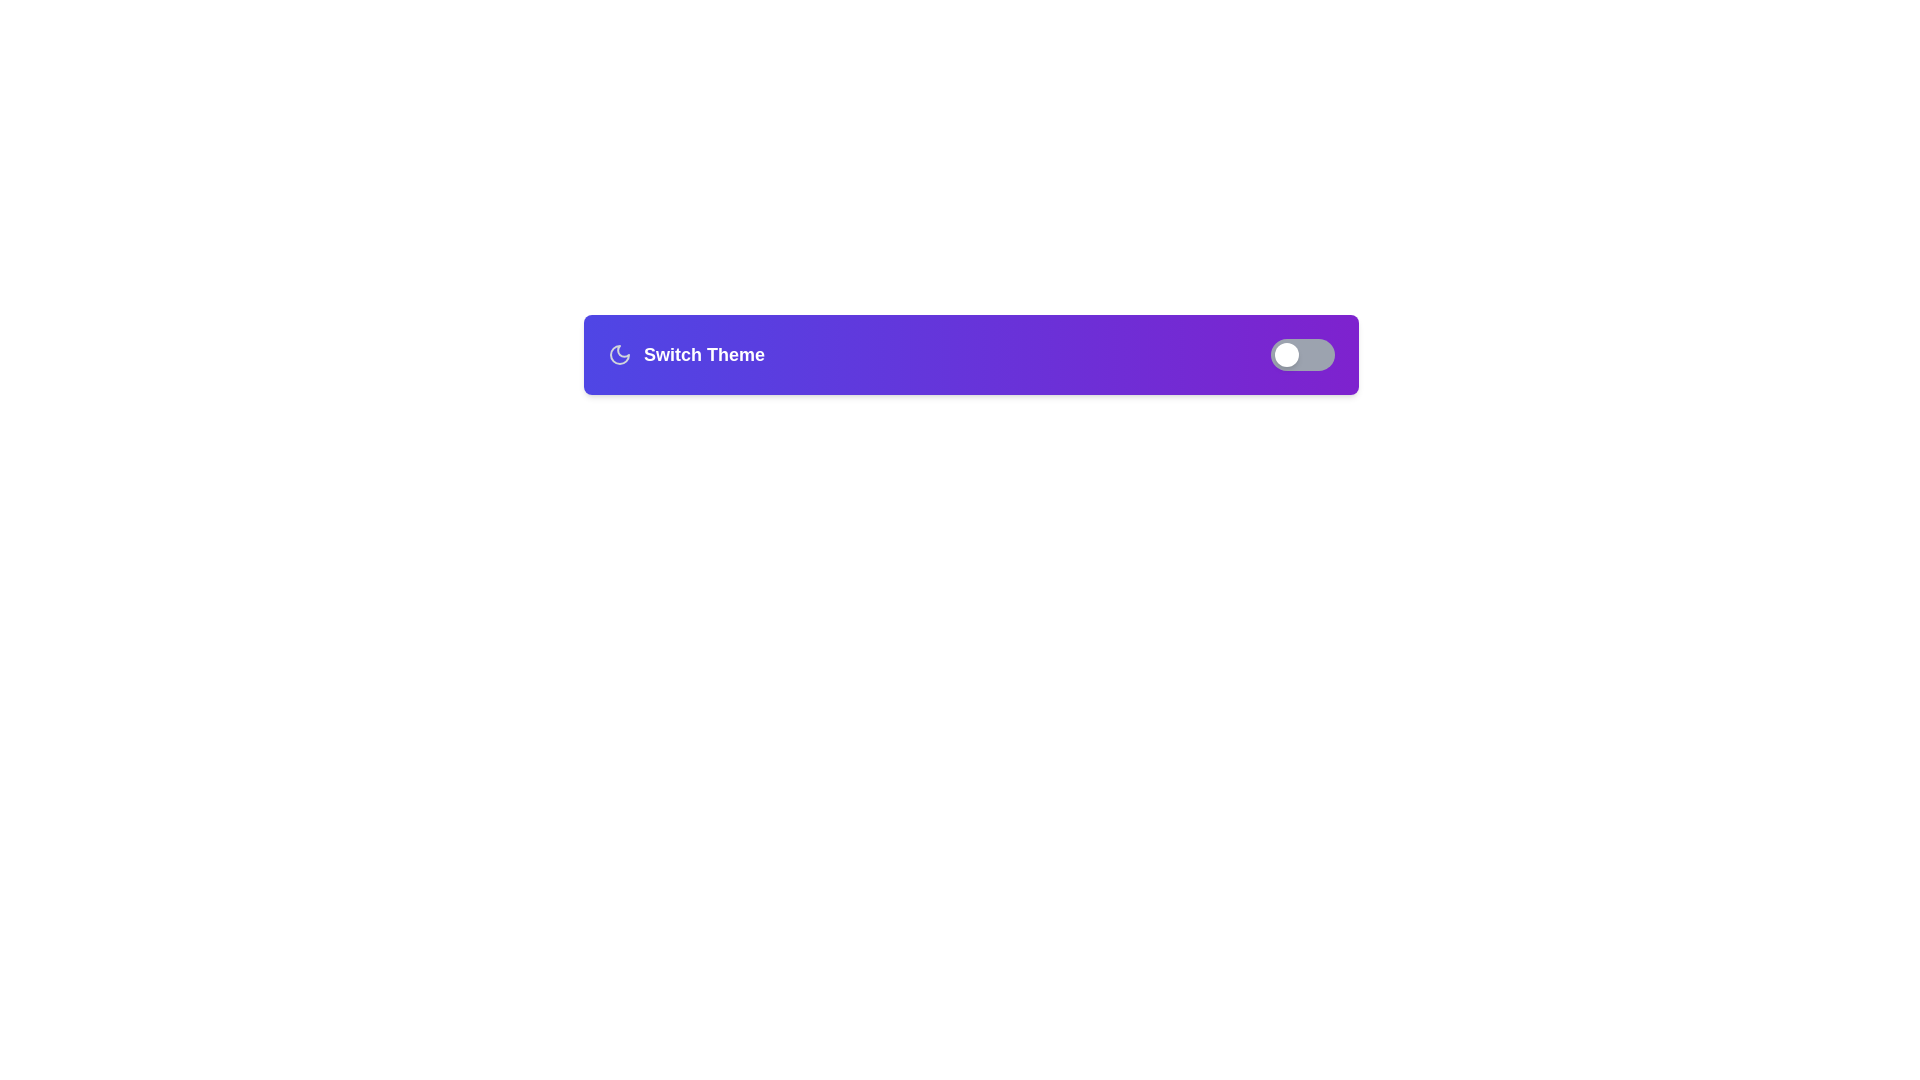 The width and height of the screenshot is (1920, 1080). What do you see at coordinates (704, 353) in the screenshot?
I see `the text label that describes the functionality of the associated toggle switch for changing the display theme, which is centrally positioned between a moon icon and a toggle switch` at bounding box center [704, 353].